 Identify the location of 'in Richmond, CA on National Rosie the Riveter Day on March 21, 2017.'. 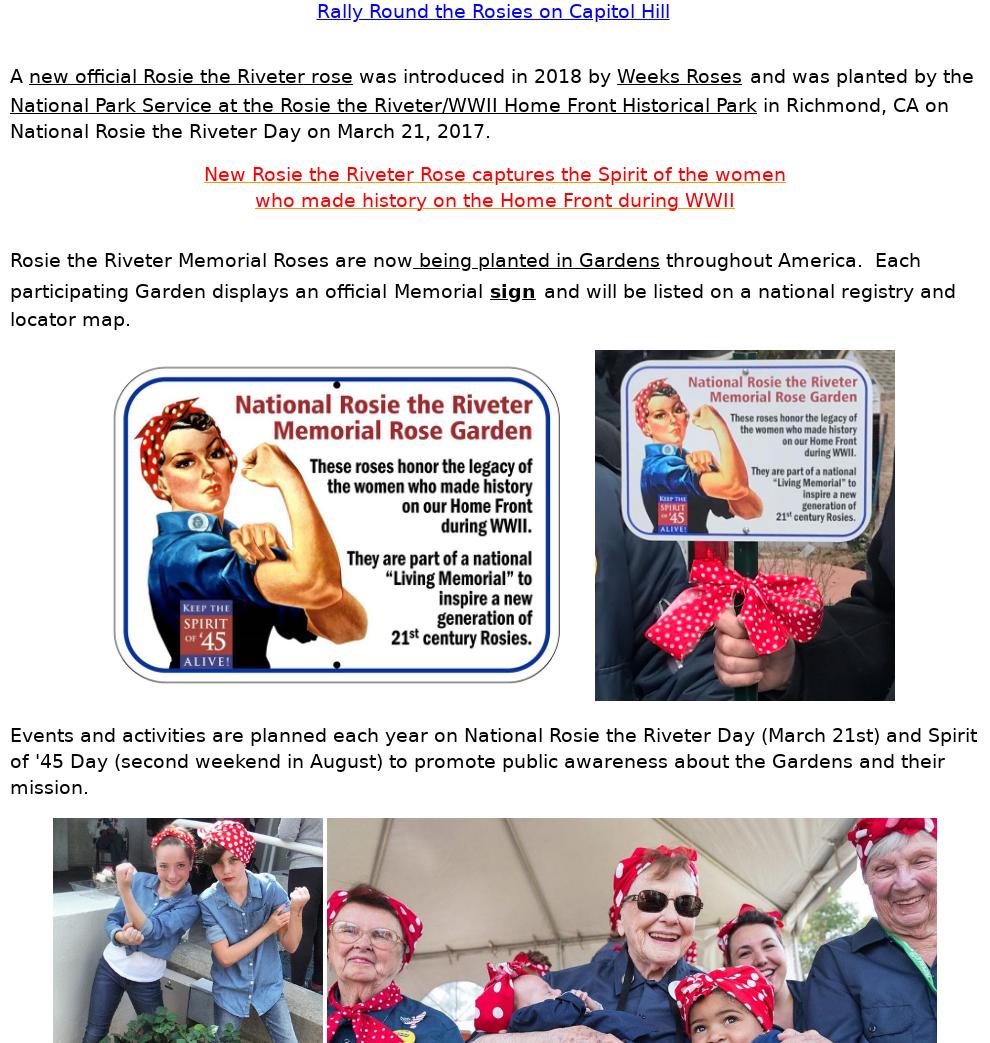
(479, 117).